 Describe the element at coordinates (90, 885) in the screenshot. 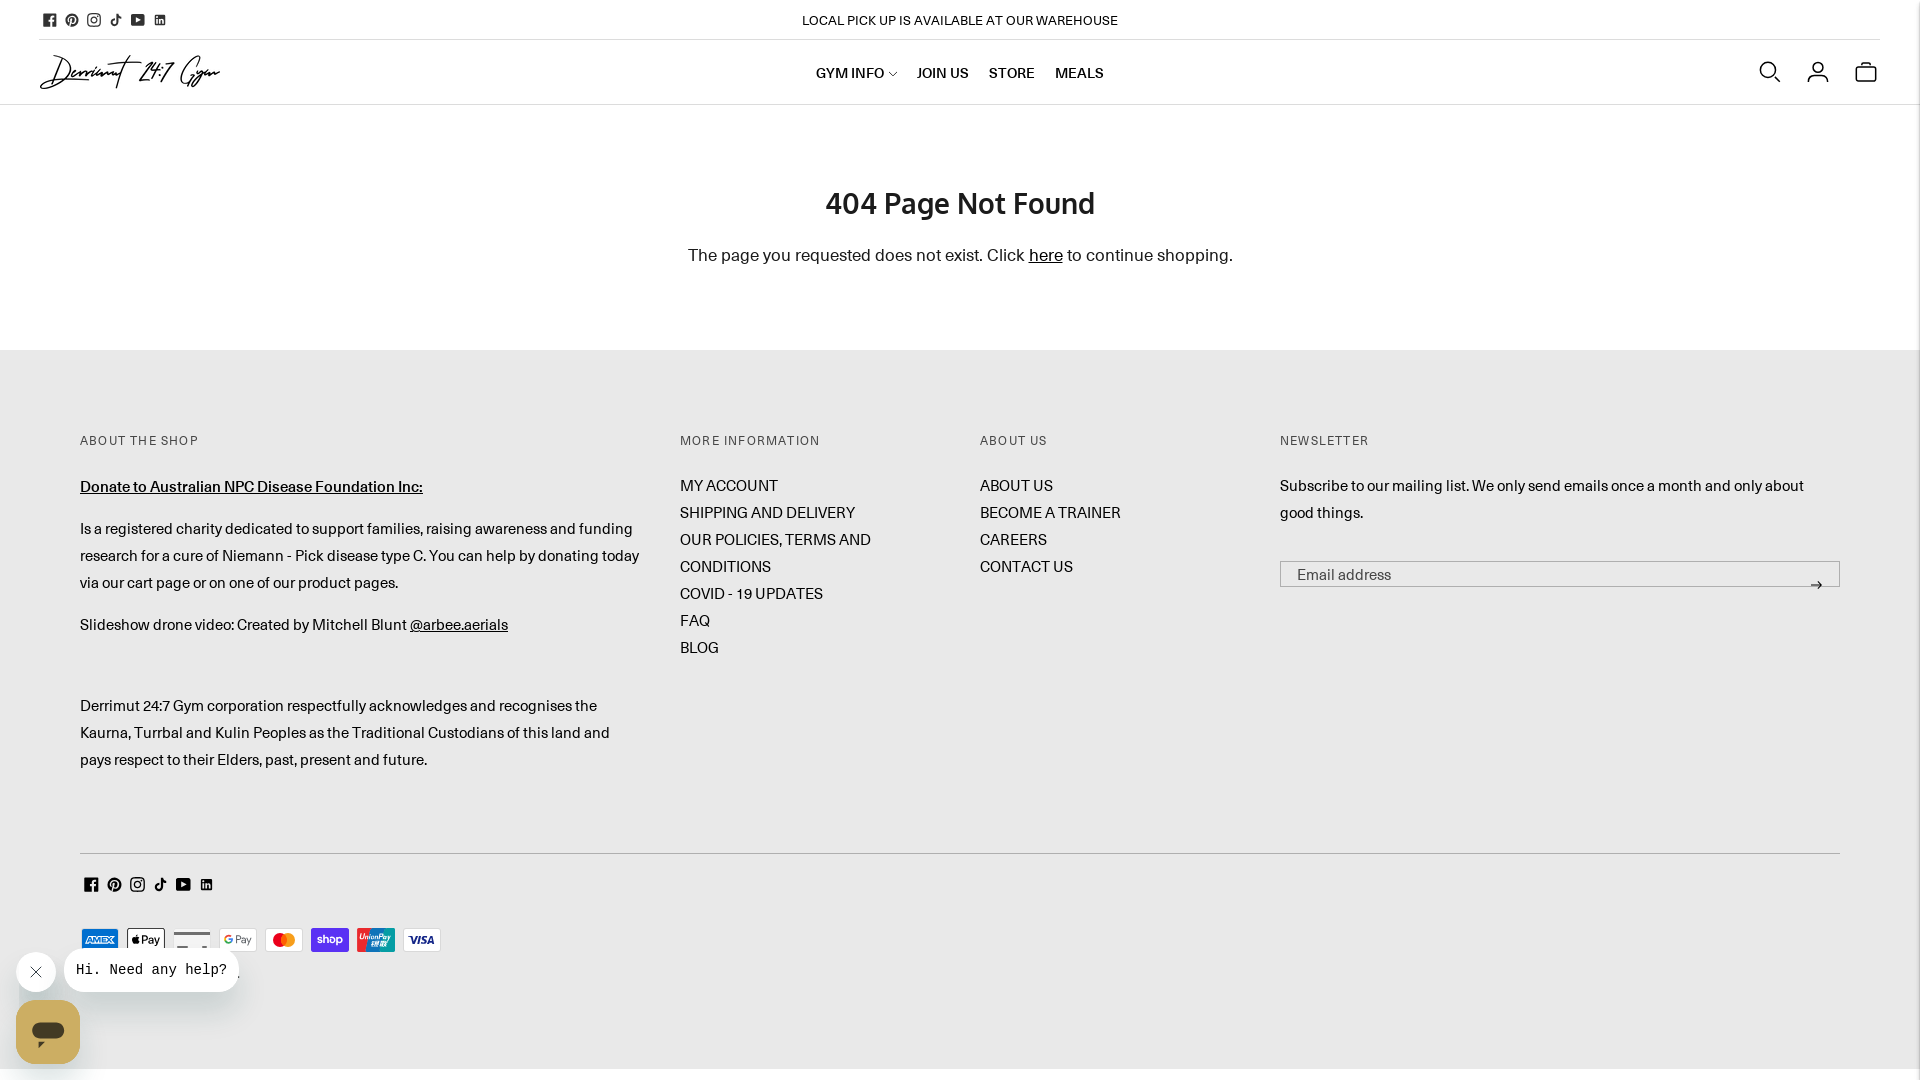

I see `'Derrimut 24:7 Gym on Facebook'` at that location.